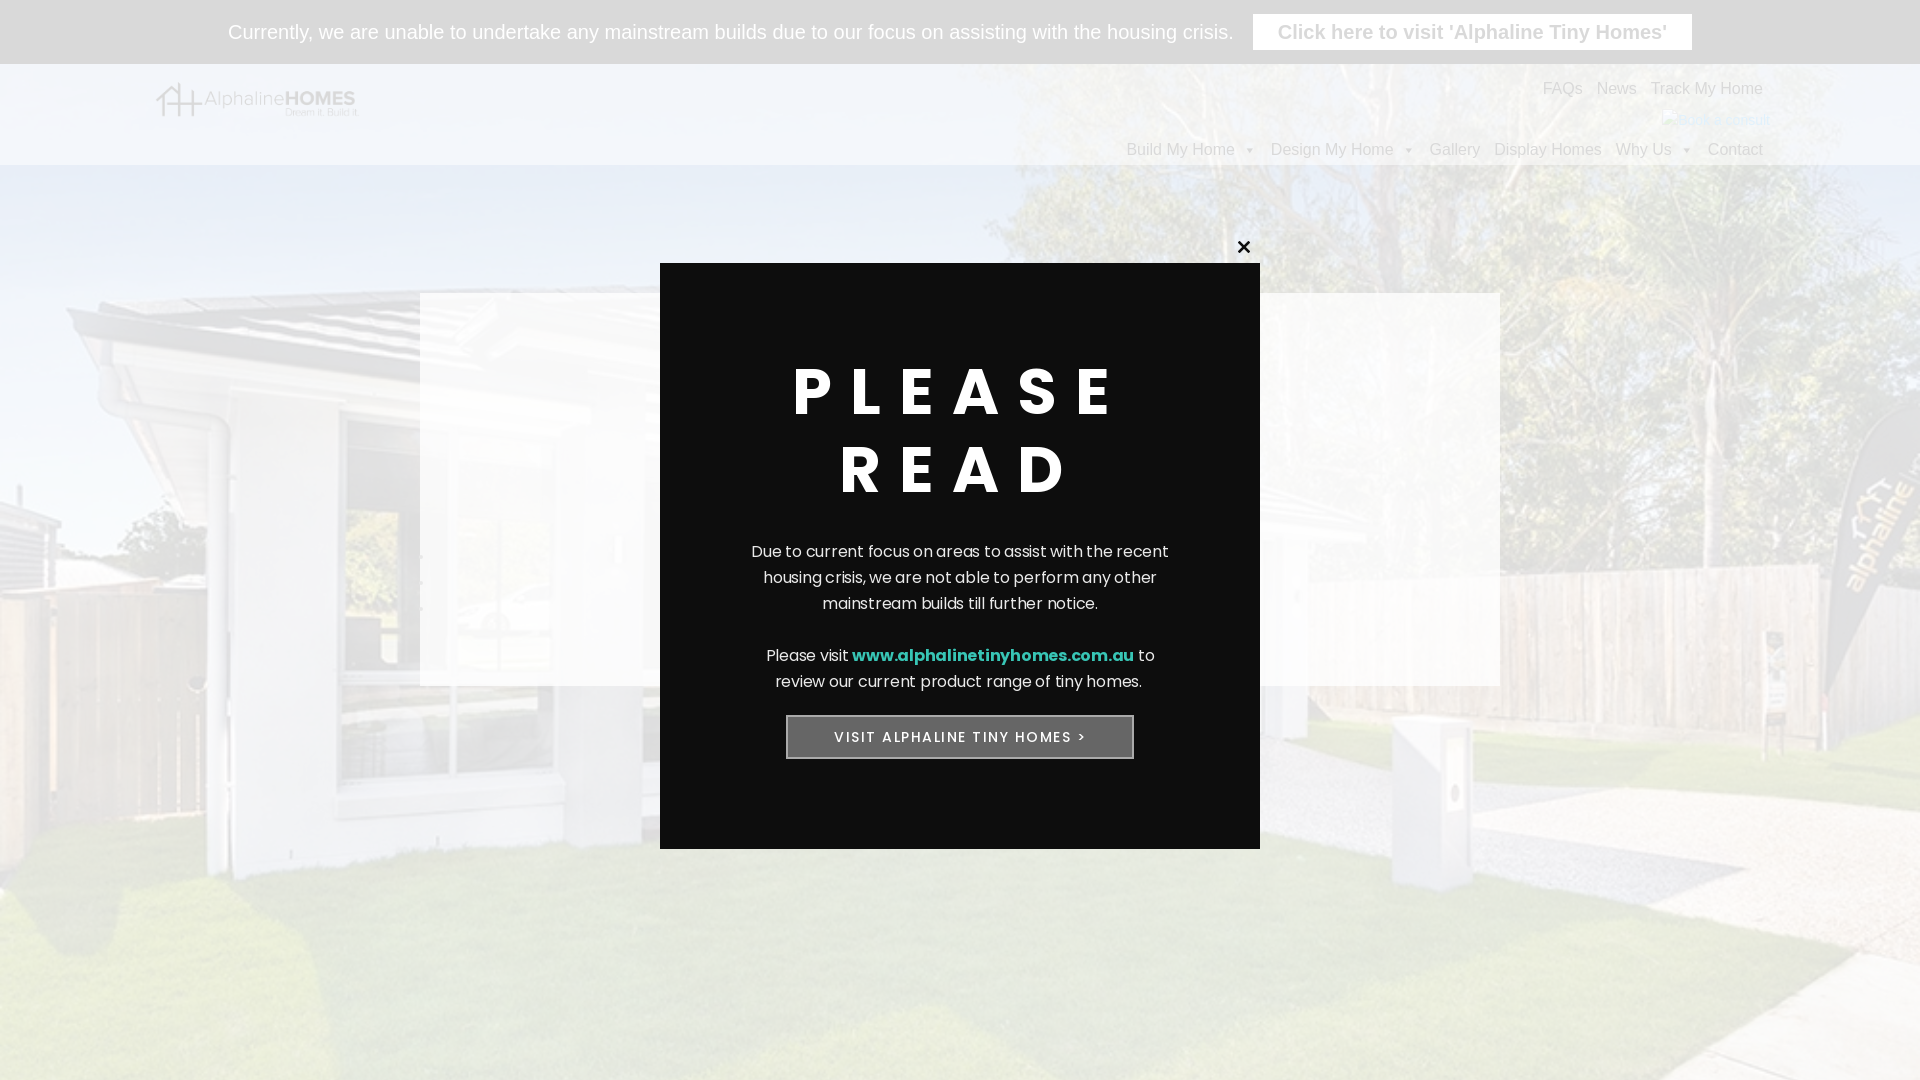 This screenshot has height=1080, width=1920. What do you see at coordinates (1262, 149) in the screenshot?
I see `'Design My Home'` at bounding box center [1262, 149].